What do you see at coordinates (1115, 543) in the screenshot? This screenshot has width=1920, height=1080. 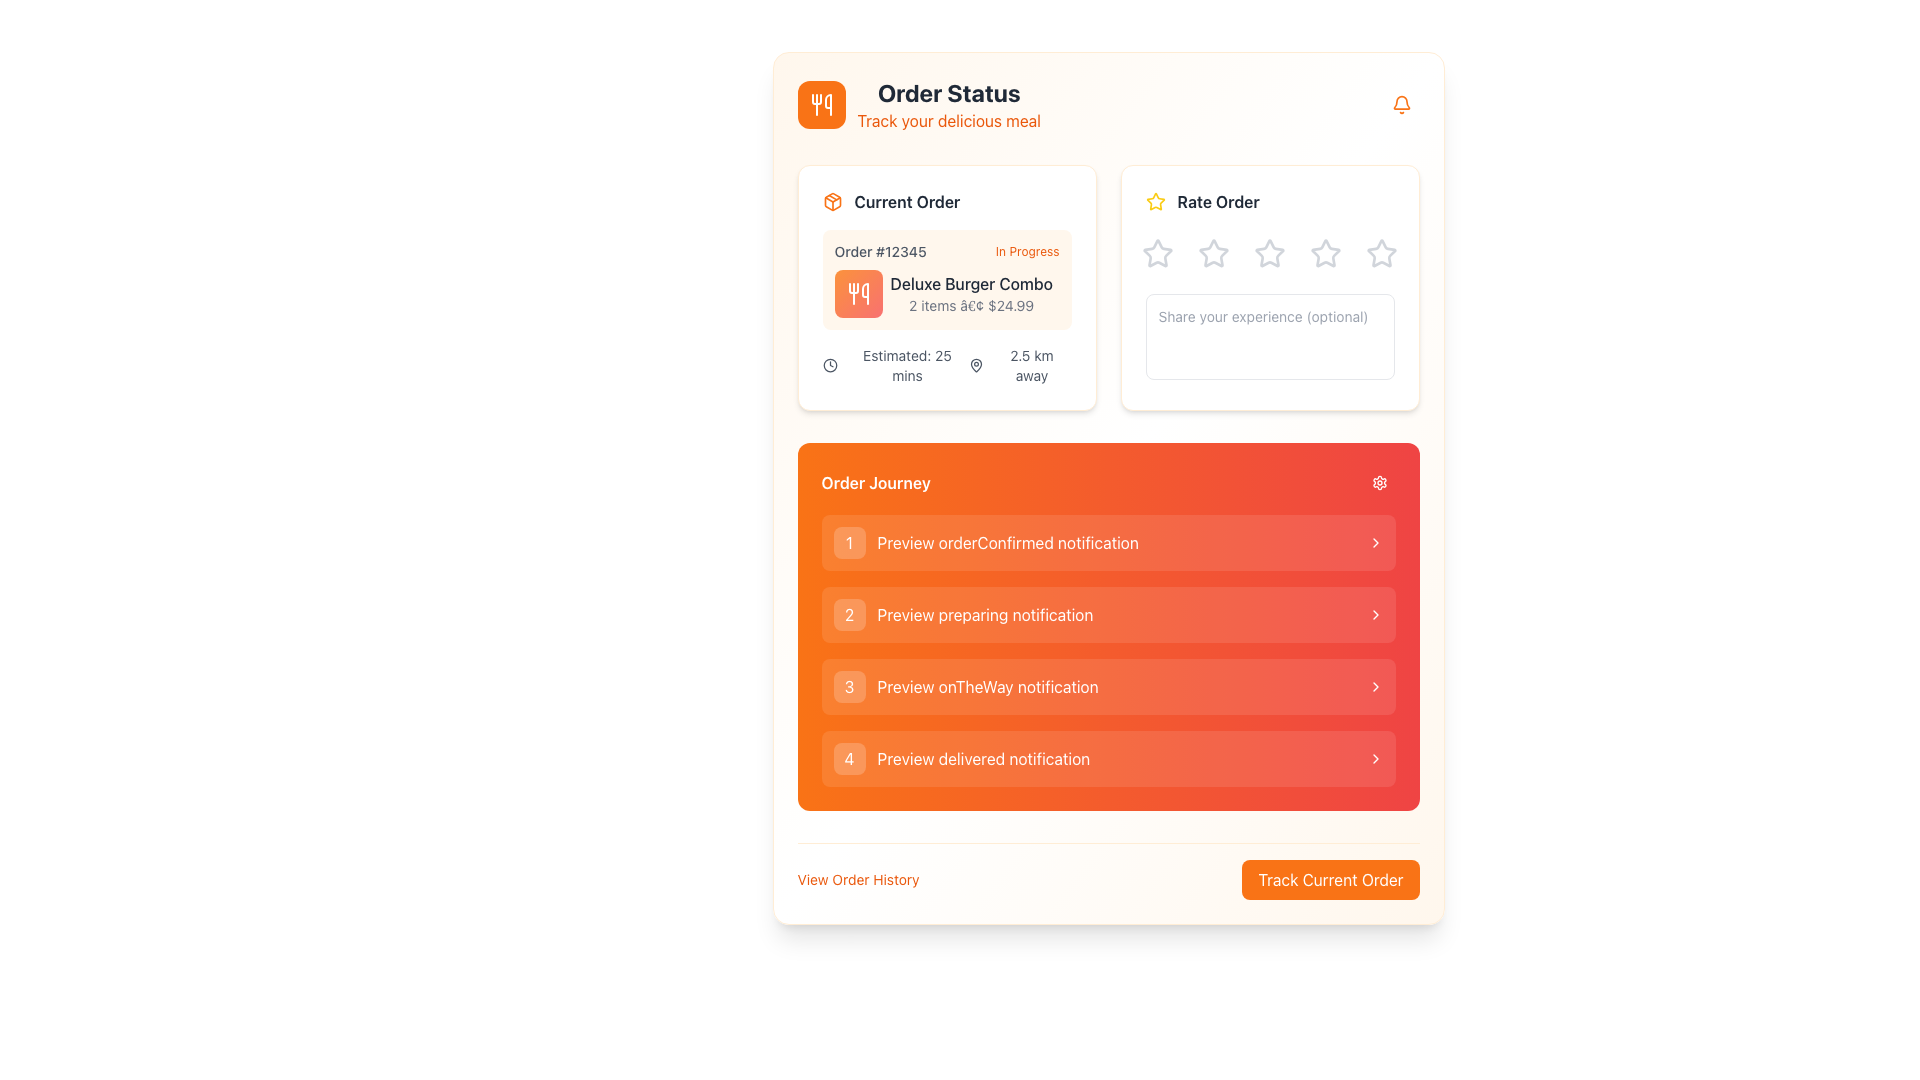 I see `the text label displaying 'Preview orderConfirmed notification' which is styled left-aligned within a transparent background and located between a circular badge and a chevron icon` at bounding box center [1115, 543].